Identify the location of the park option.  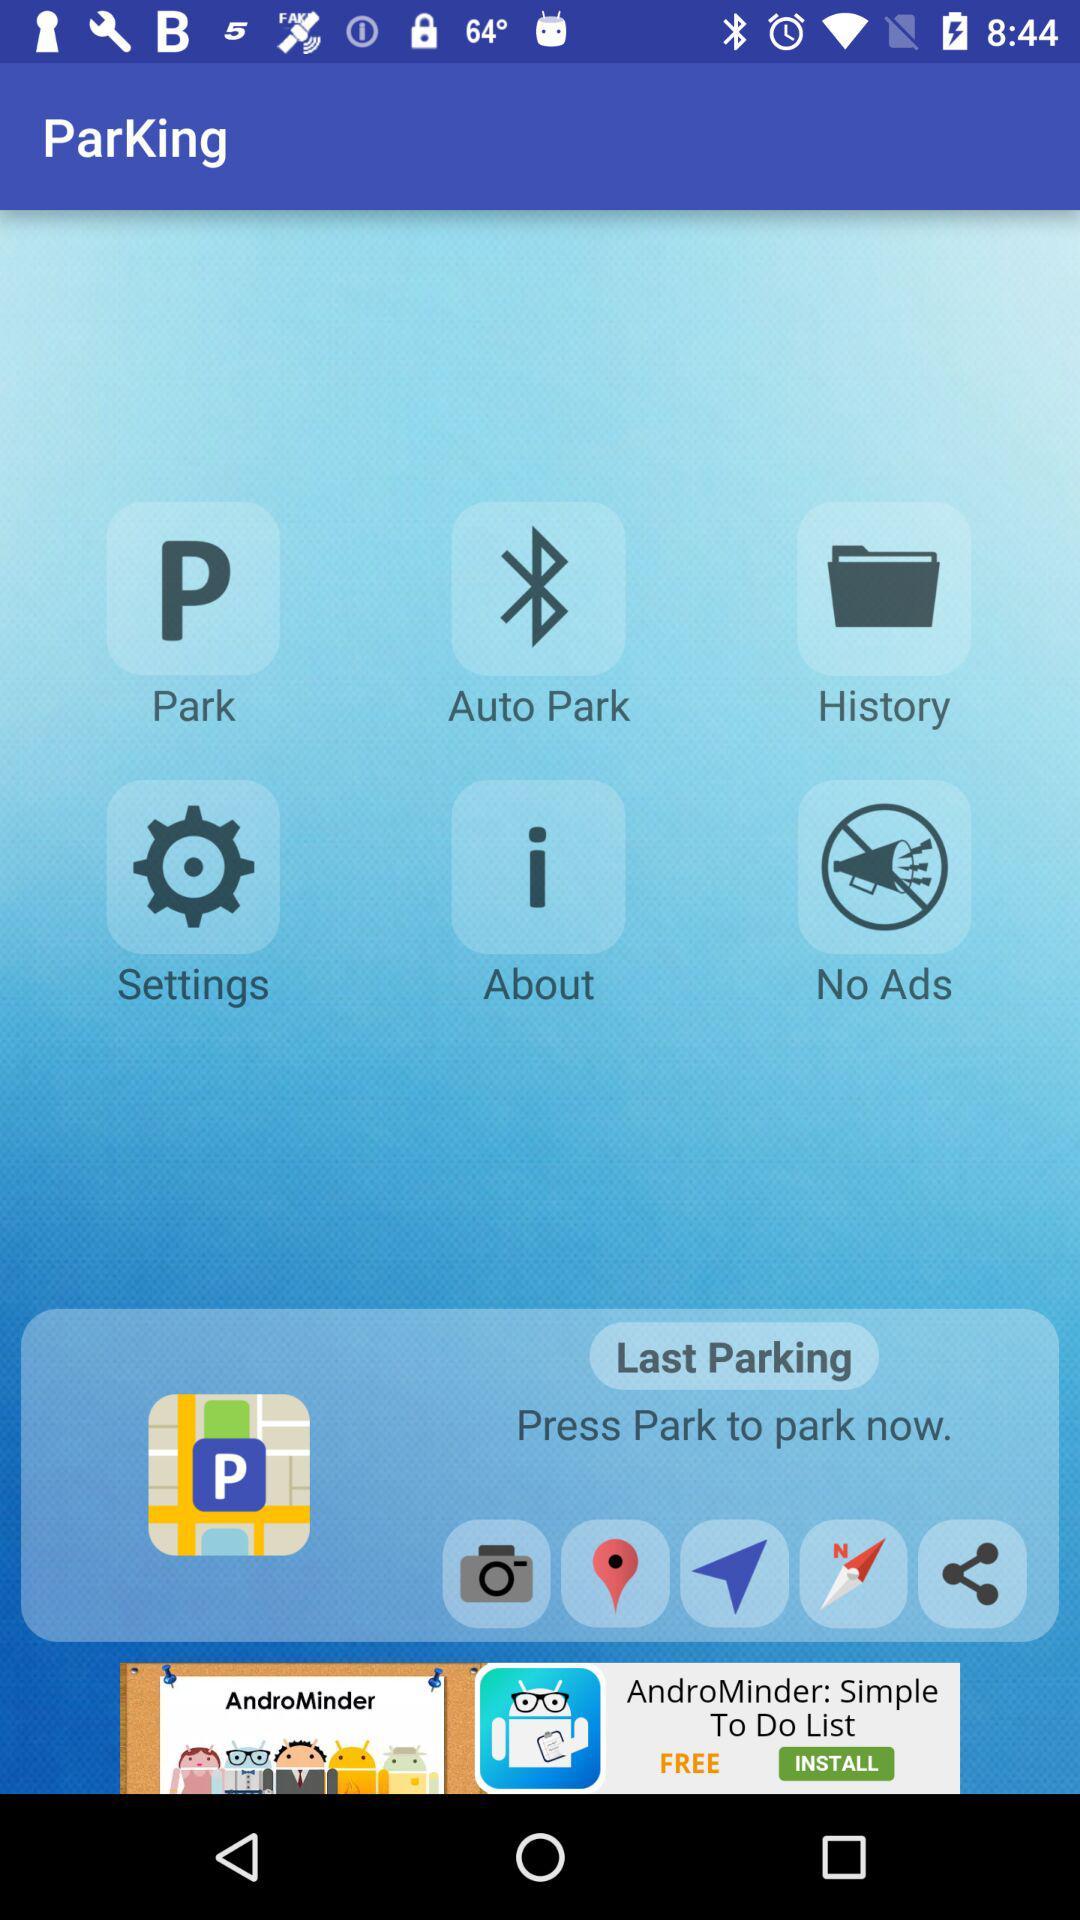
(193, 587).